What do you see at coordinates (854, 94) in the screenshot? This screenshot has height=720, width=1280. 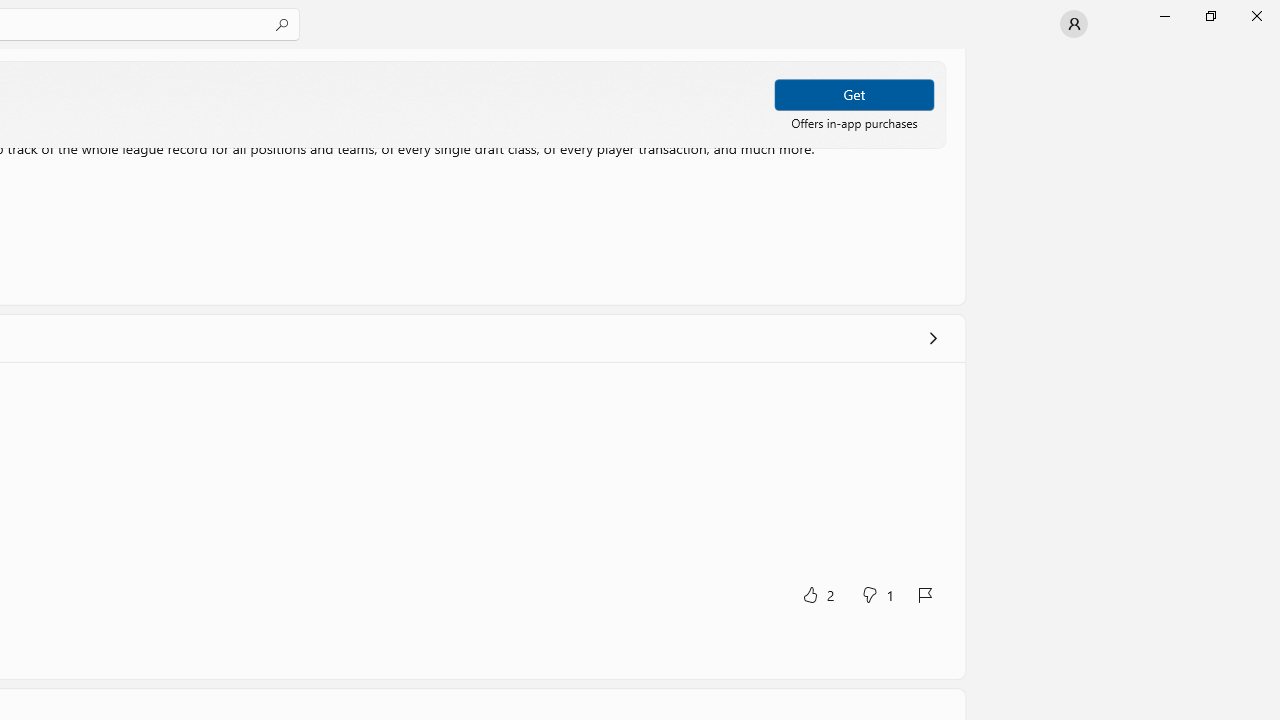 I see `'Get'` at bounding box center [854, 94].